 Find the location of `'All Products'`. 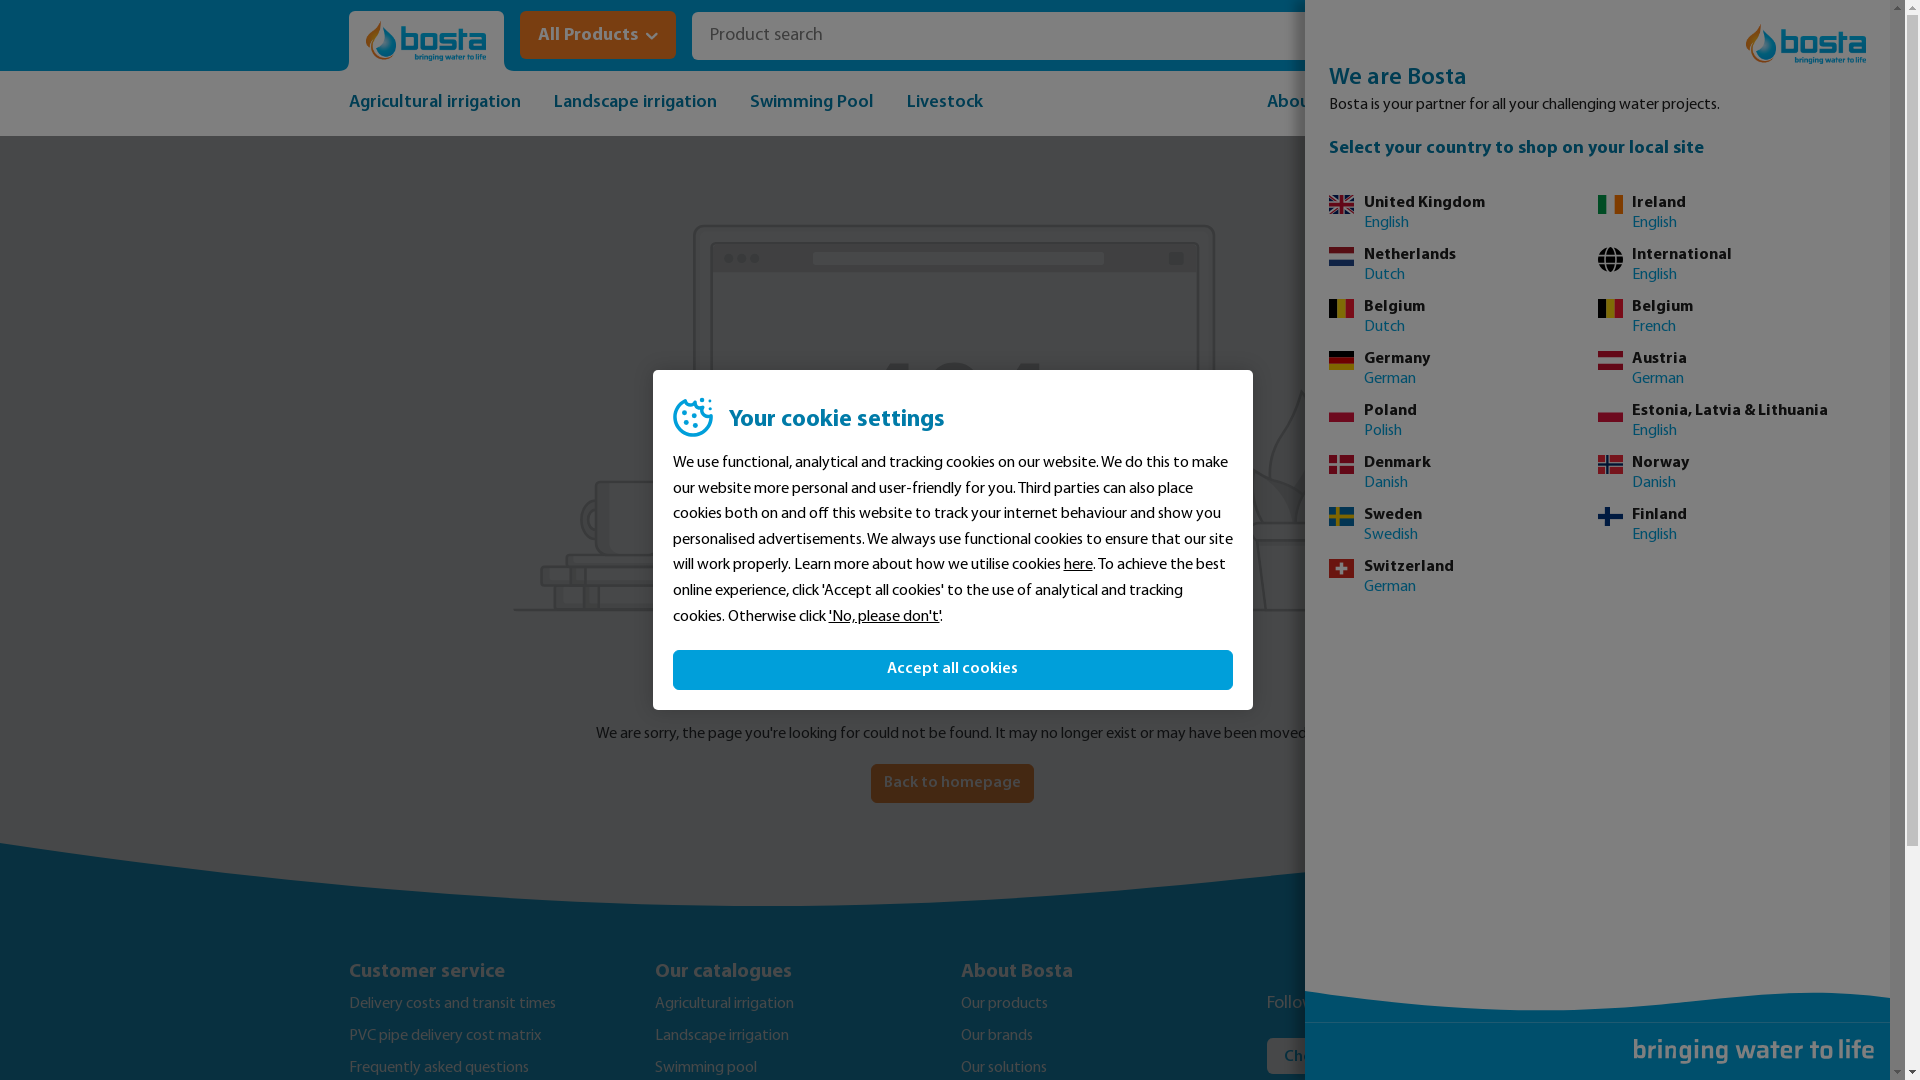

'All Products' is located at coordinates (519, 41).